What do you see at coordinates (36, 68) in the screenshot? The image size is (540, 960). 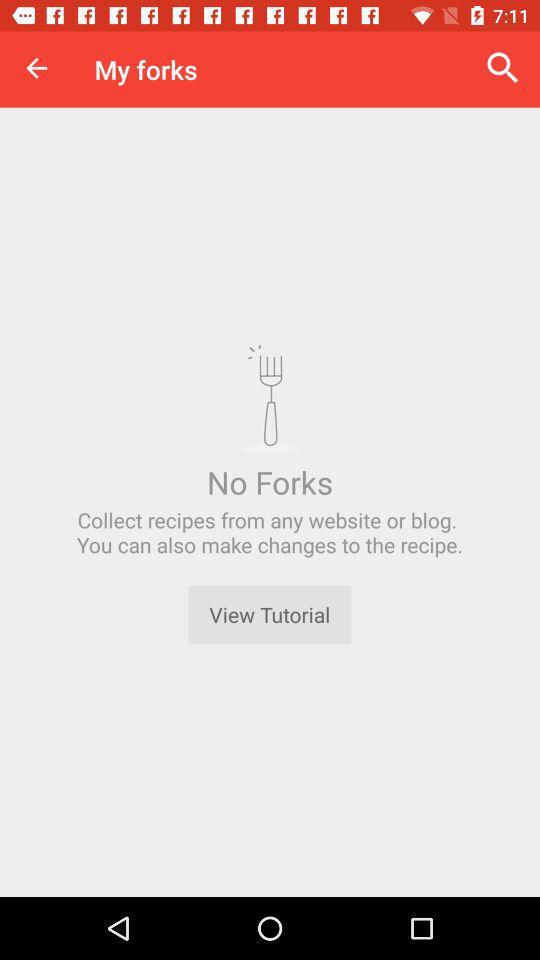 I see `the item to the left of my forks icon` at bounding box center [36, 68].